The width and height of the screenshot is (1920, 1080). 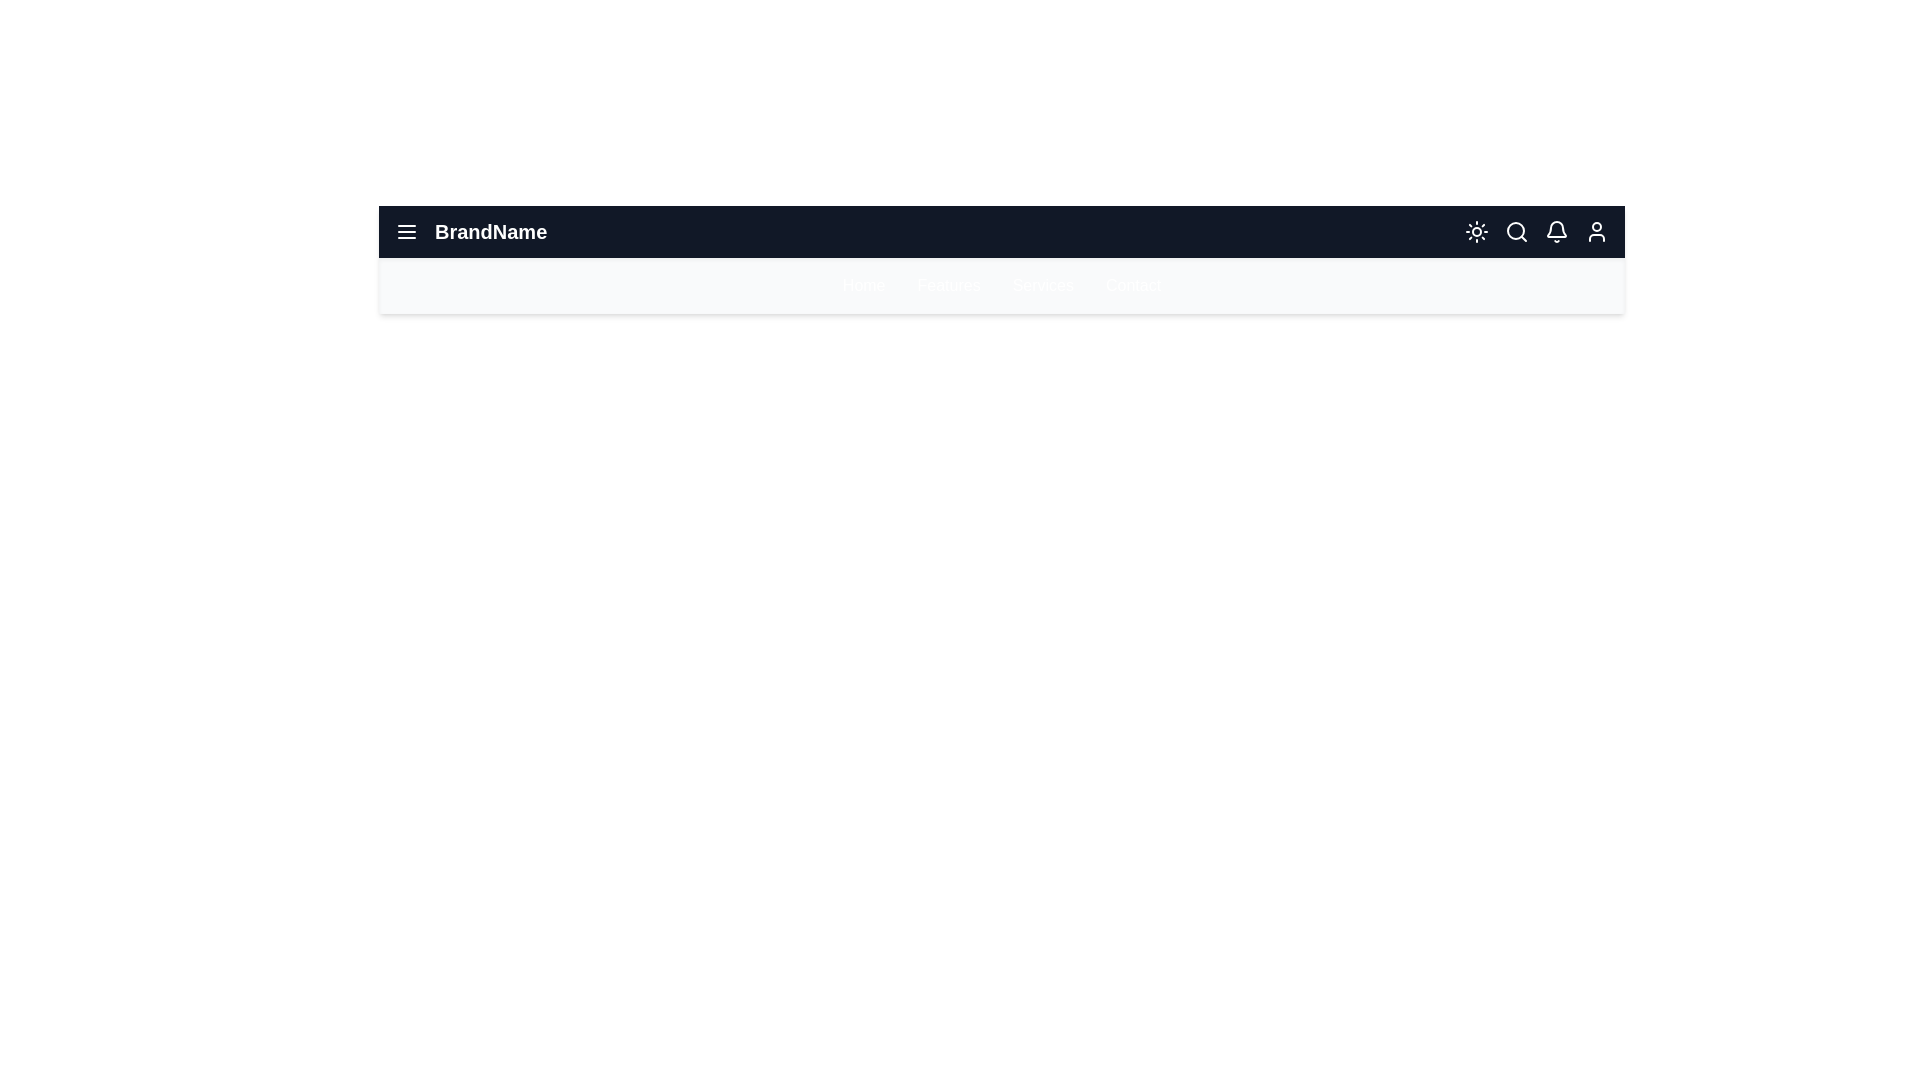 I want to click on the 'Services' navigation link, so click(x=1041, y=285).